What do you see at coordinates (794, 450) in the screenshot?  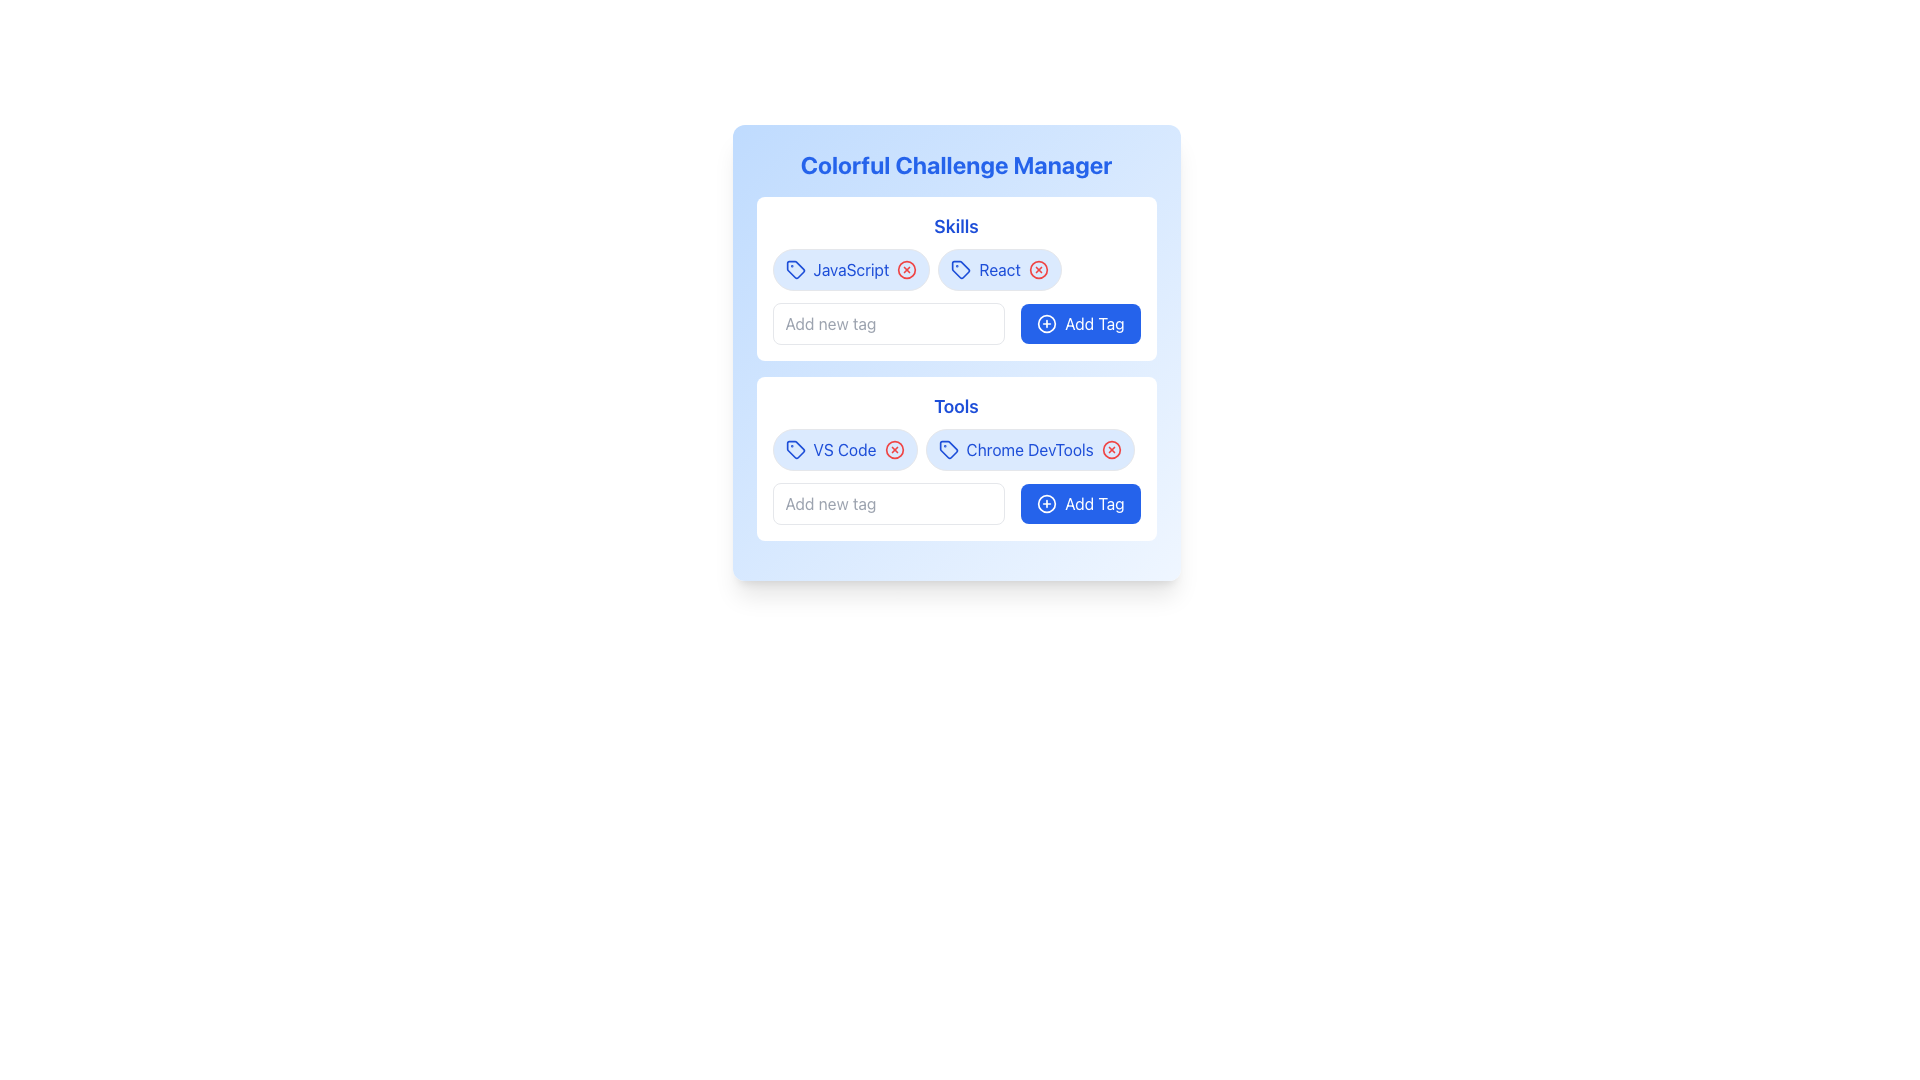 I see `the Graphical Tag Icon representing the 'VS Code' tag, which is the first icon on the left within the 'Tools' section` at bounding box center [794, 450].